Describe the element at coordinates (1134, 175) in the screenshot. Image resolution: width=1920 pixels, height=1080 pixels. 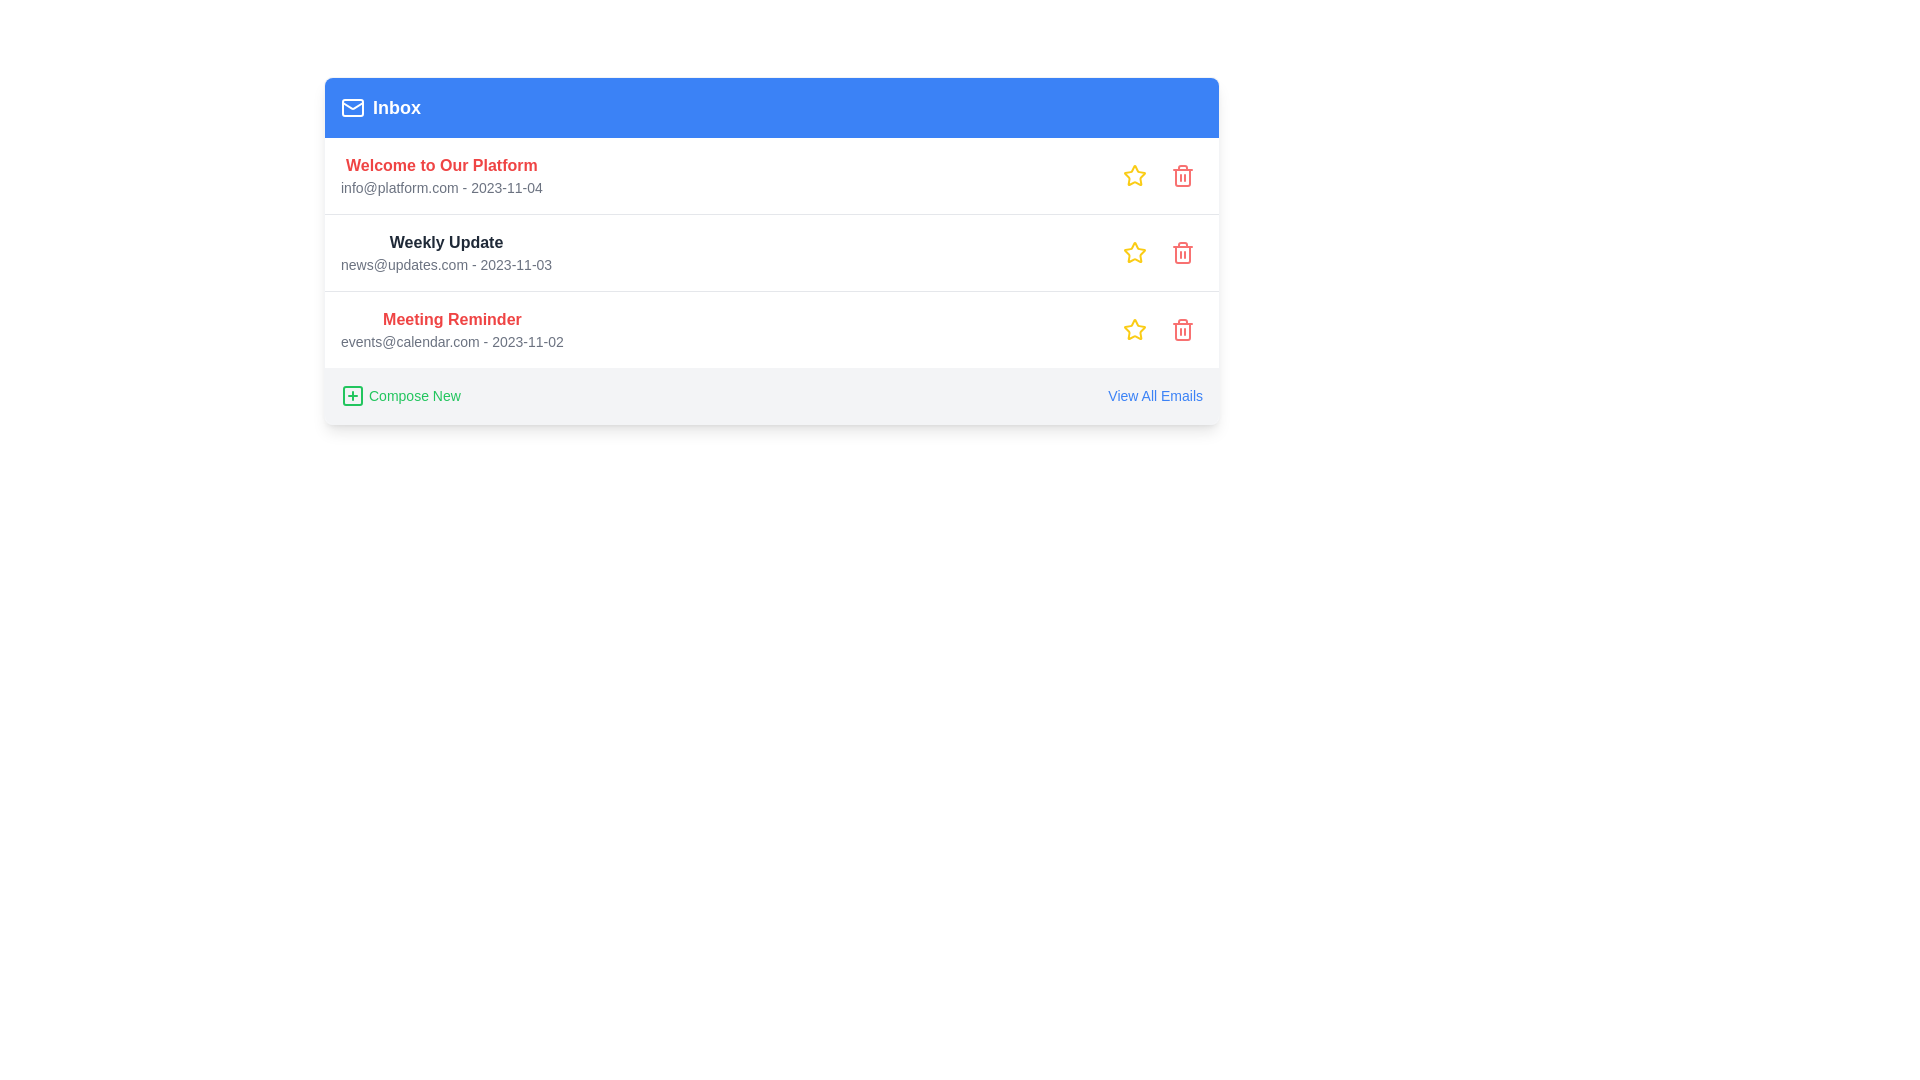
I see `the star indicator button in the first row of the email list` at that location.